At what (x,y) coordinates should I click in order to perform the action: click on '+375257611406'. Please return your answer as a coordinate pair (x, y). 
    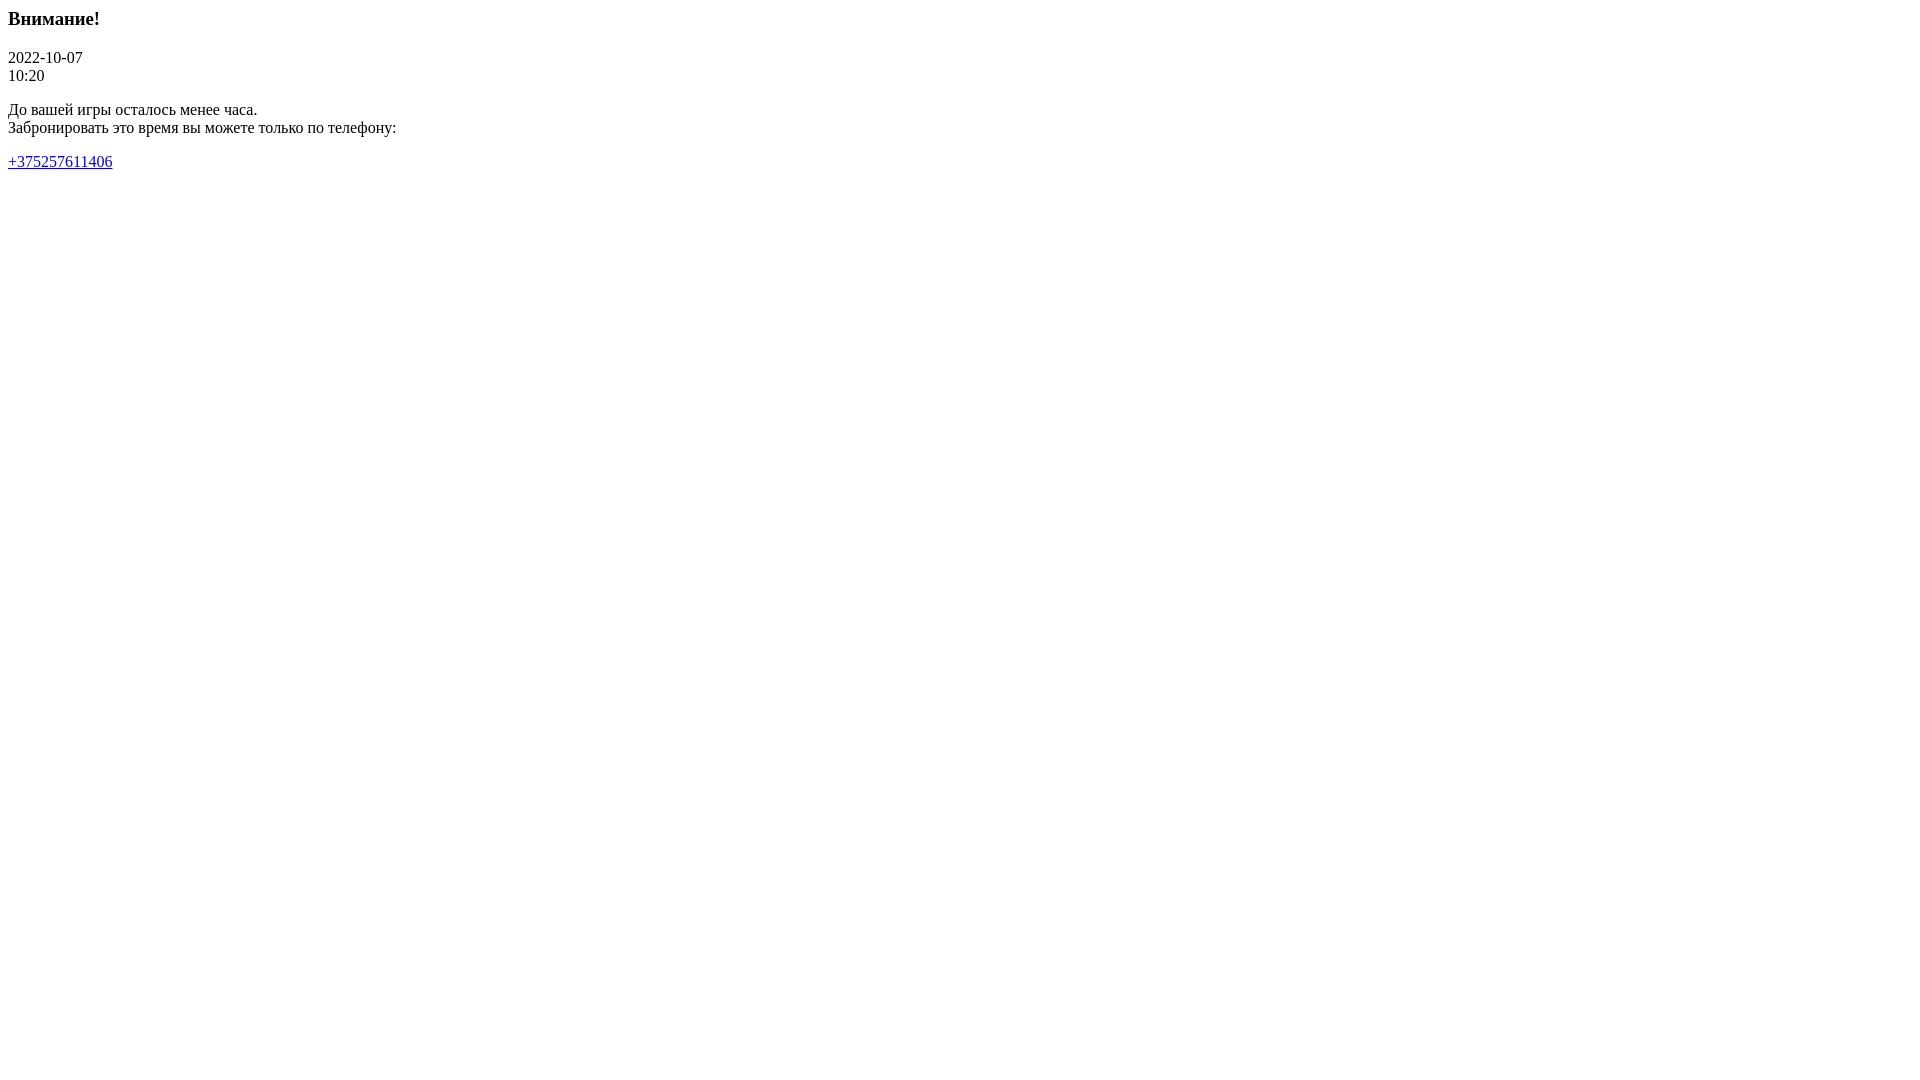
    Looking at the image, I should click on (59, 160).